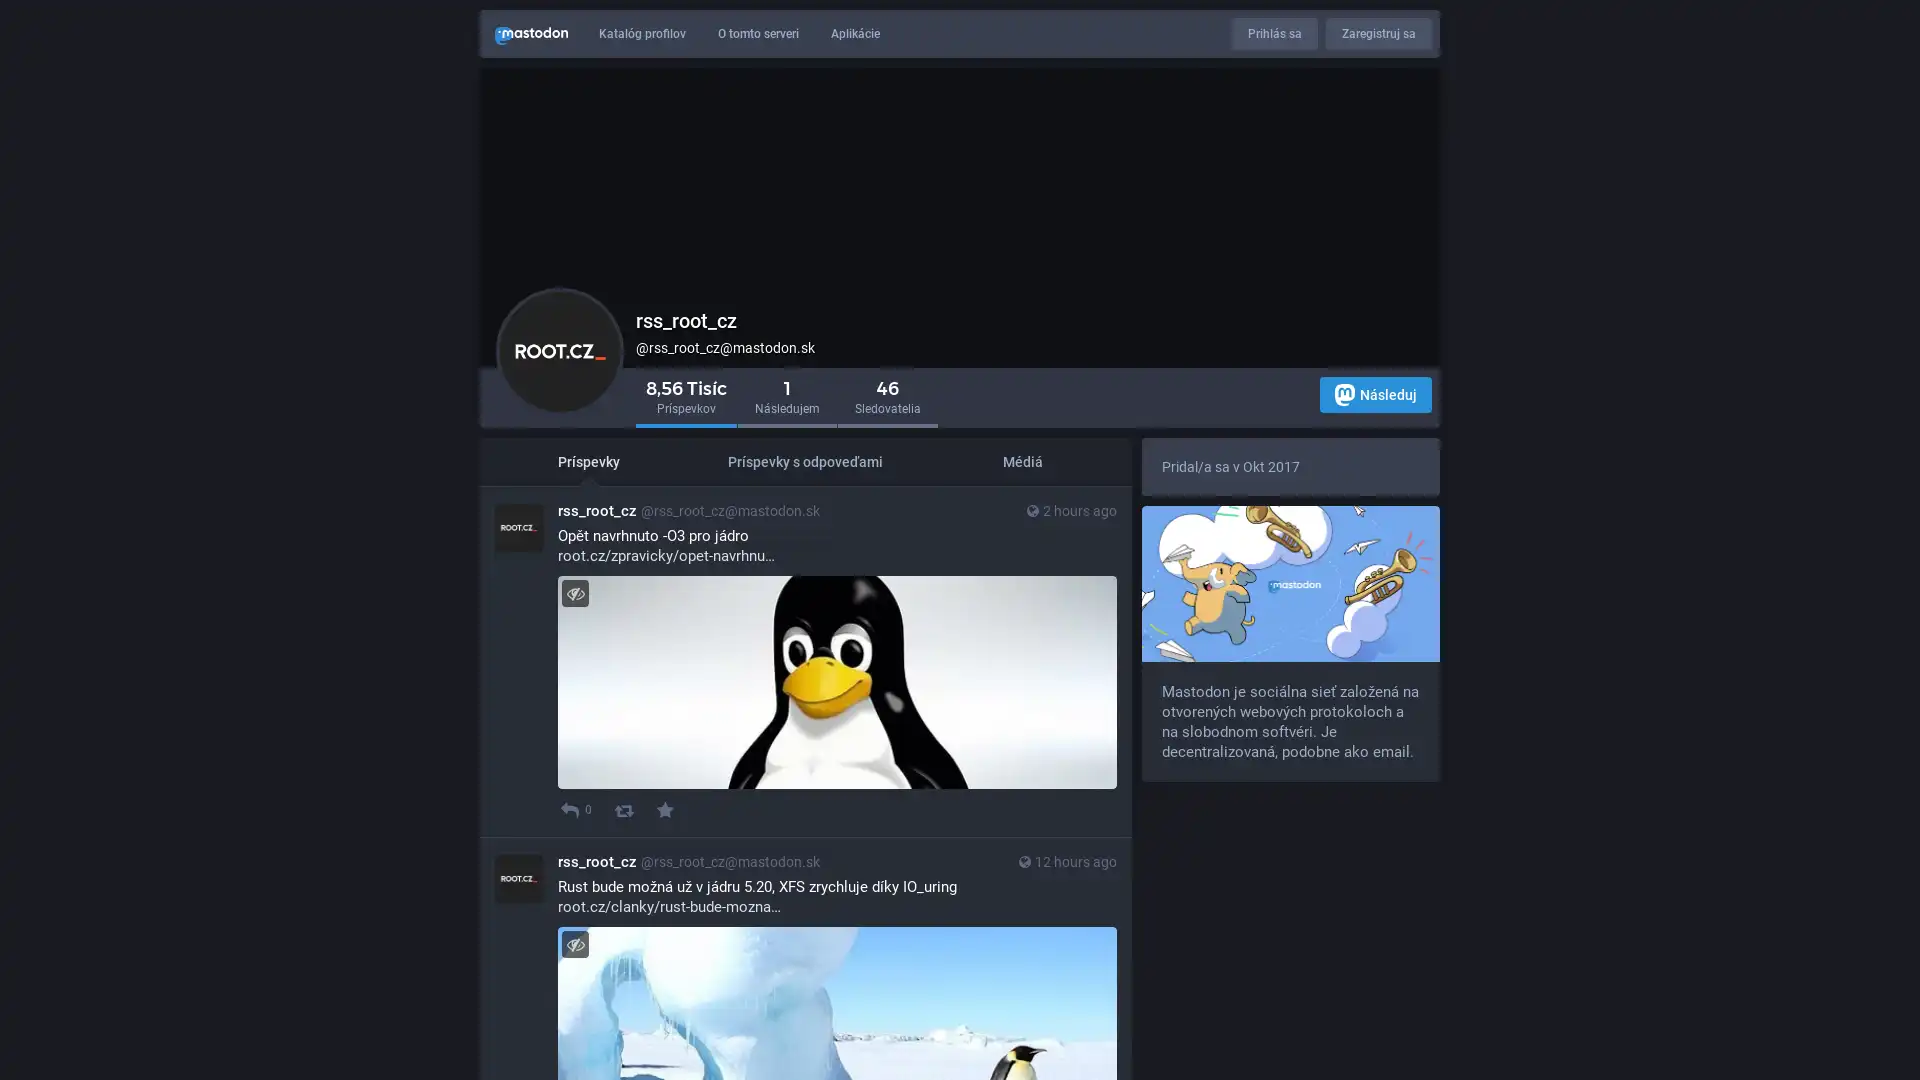 The height and width of the screenshot is (1080, 1920). I want to click on Zapni/Vypni viditelnost, so click(574, 592).